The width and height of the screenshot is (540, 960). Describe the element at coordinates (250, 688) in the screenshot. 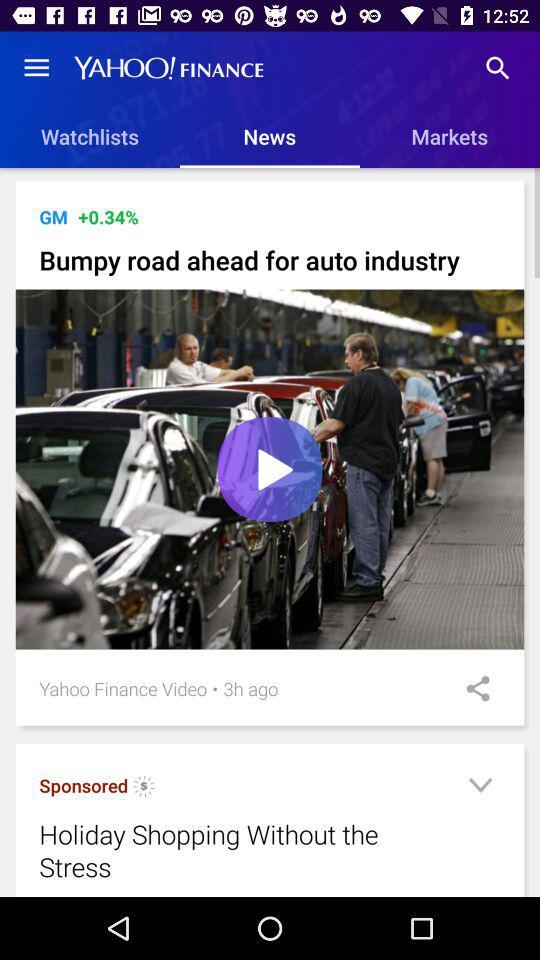

I see `3h ago item` at that location.